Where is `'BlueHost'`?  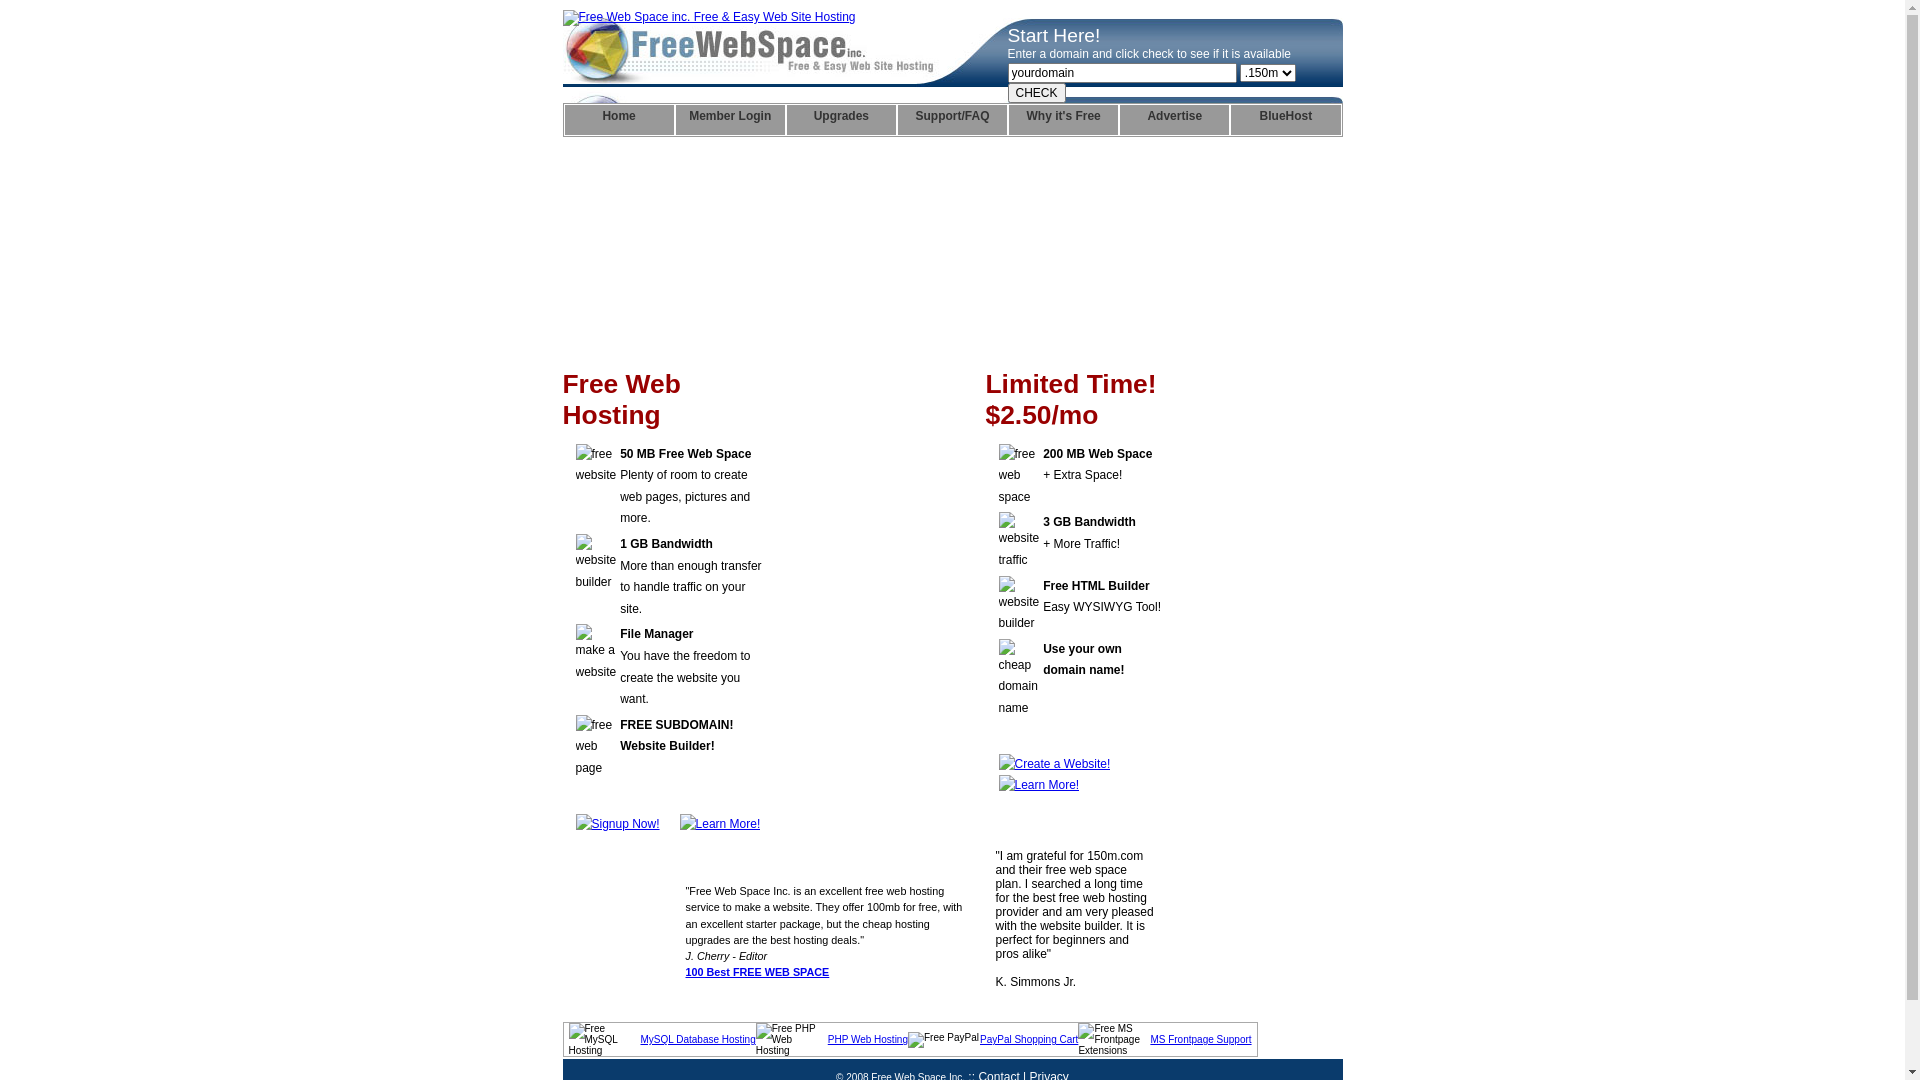 'BlueHost' is located at coordinates (1285, 119).